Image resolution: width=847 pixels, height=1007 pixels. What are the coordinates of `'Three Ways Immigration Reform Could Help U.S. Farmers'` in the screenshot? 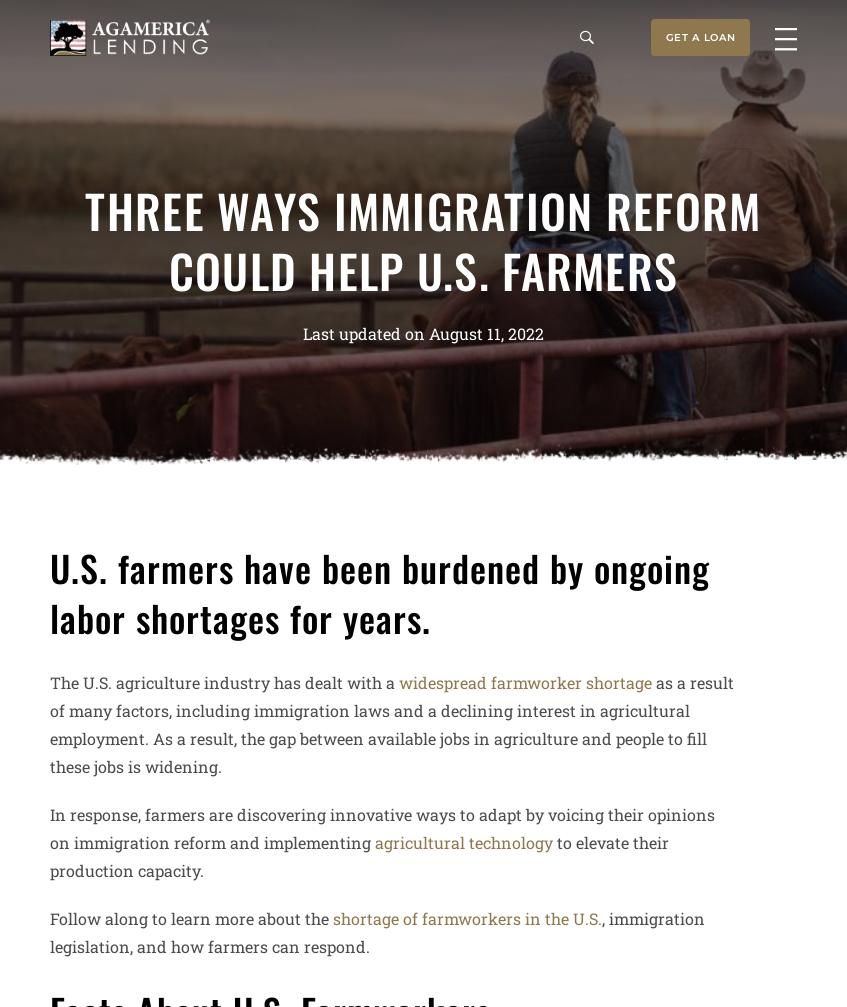 It's located at (85, 239).